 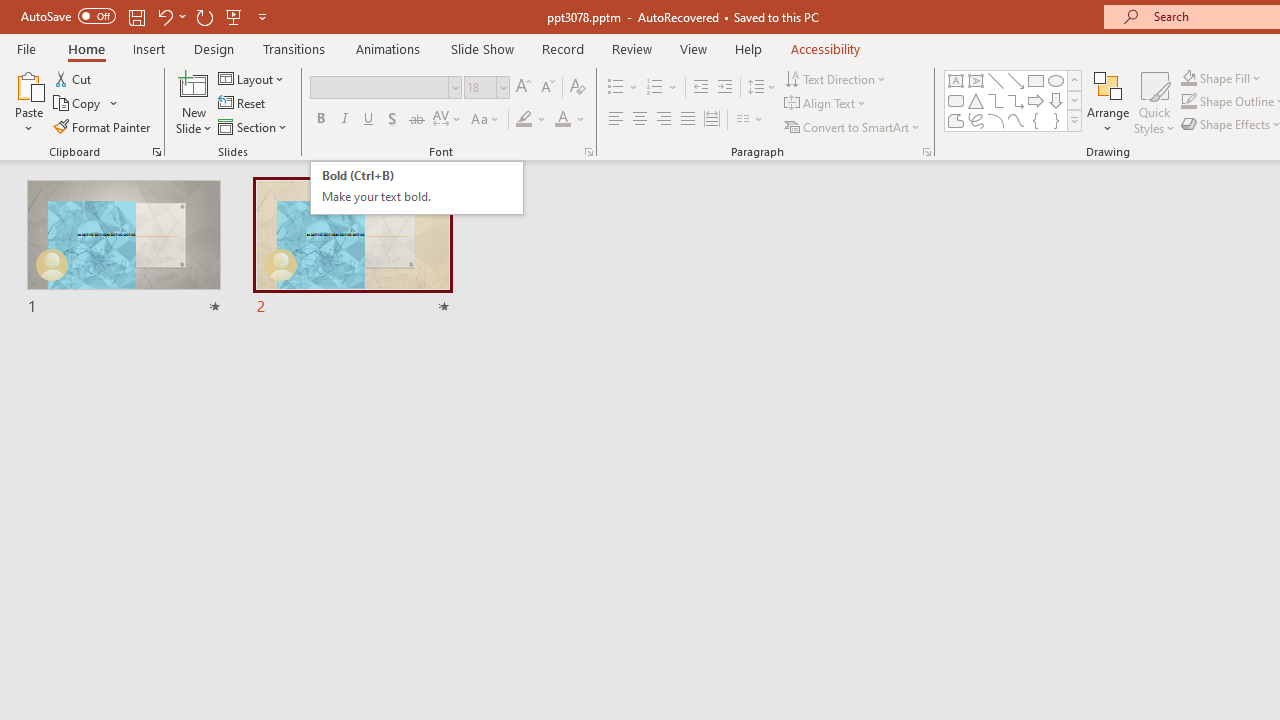 I want to click on 'Freeform: Scribble', so click(x=976, y=120).